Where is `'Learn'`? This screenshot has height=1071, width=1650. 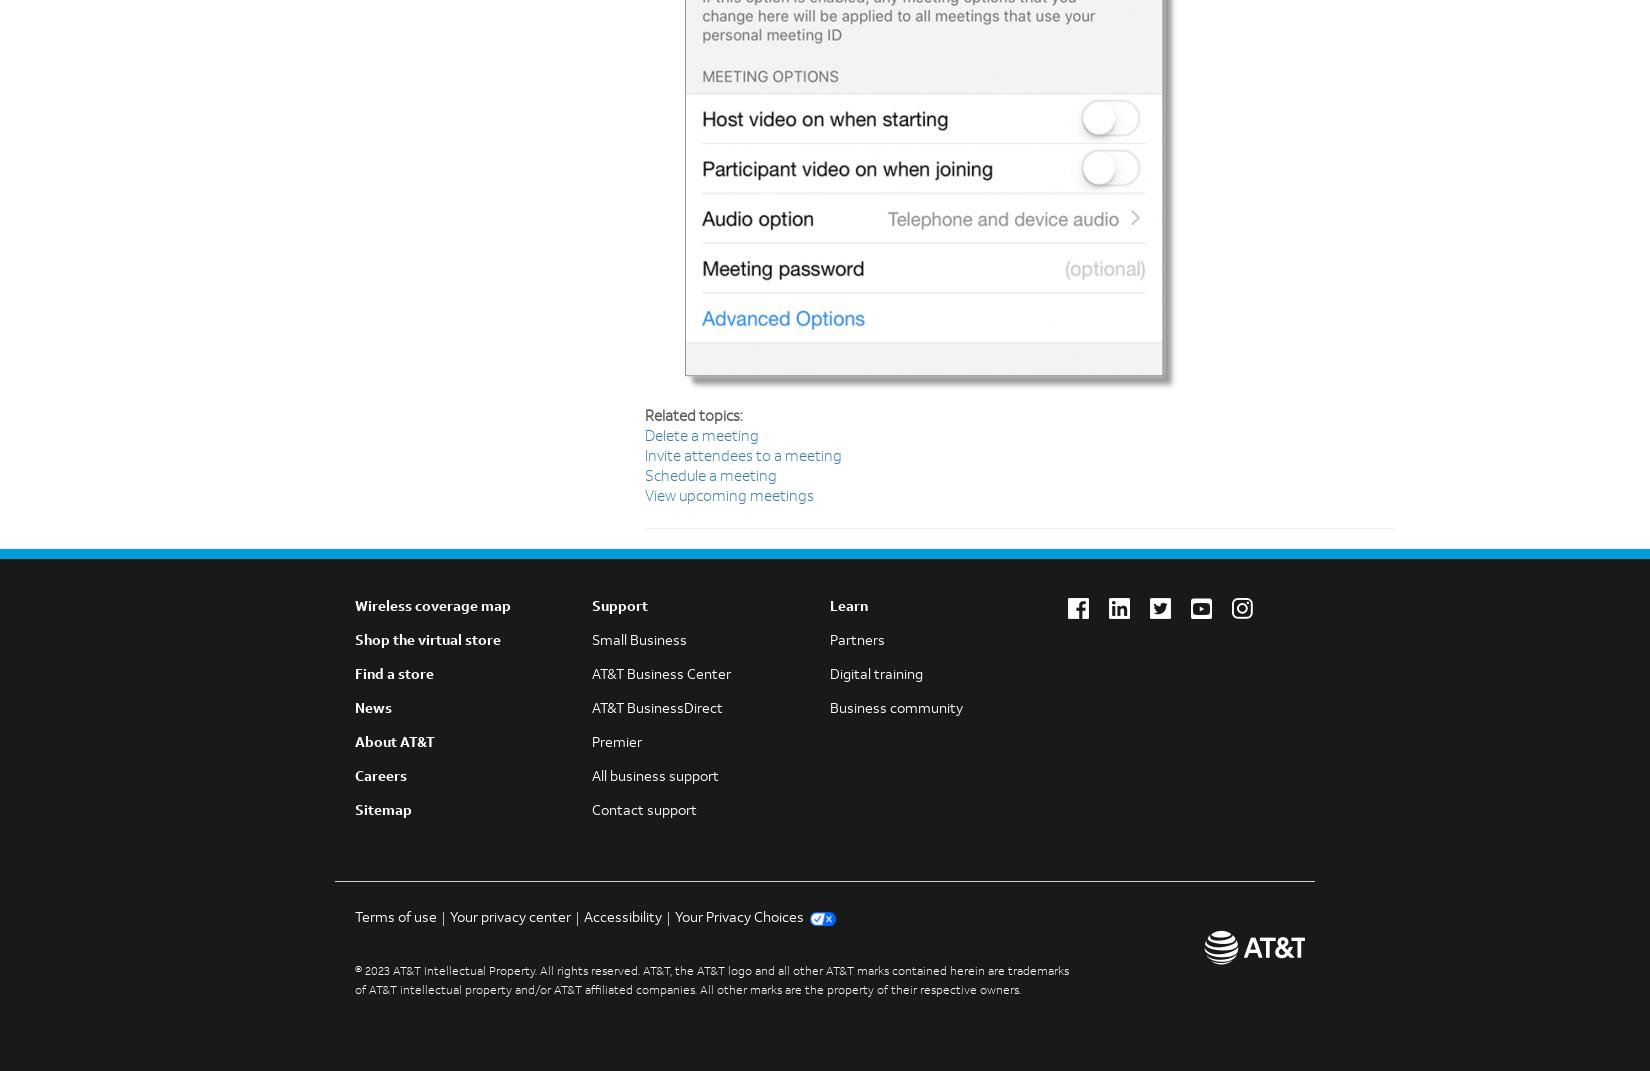 'Learn' is located at coordinates (847, 607).